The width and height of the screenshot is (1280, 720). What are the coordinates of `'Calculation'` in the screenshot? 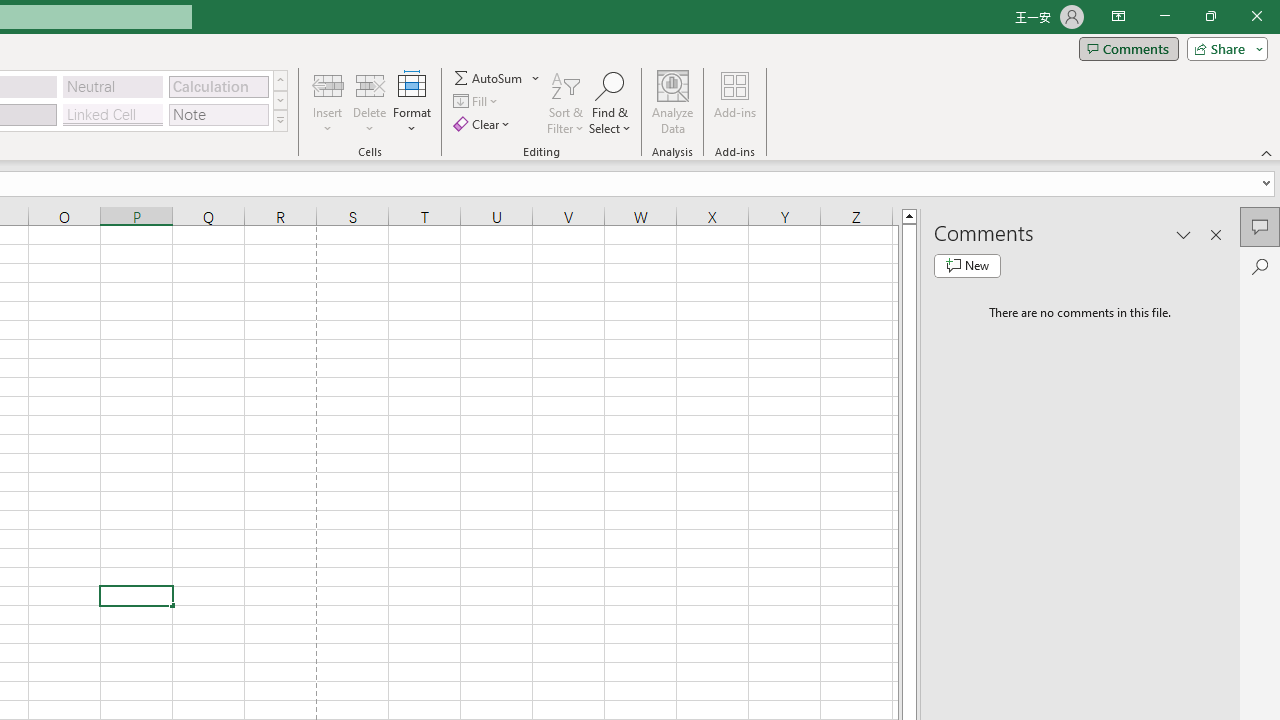 It's located at (218, 85).